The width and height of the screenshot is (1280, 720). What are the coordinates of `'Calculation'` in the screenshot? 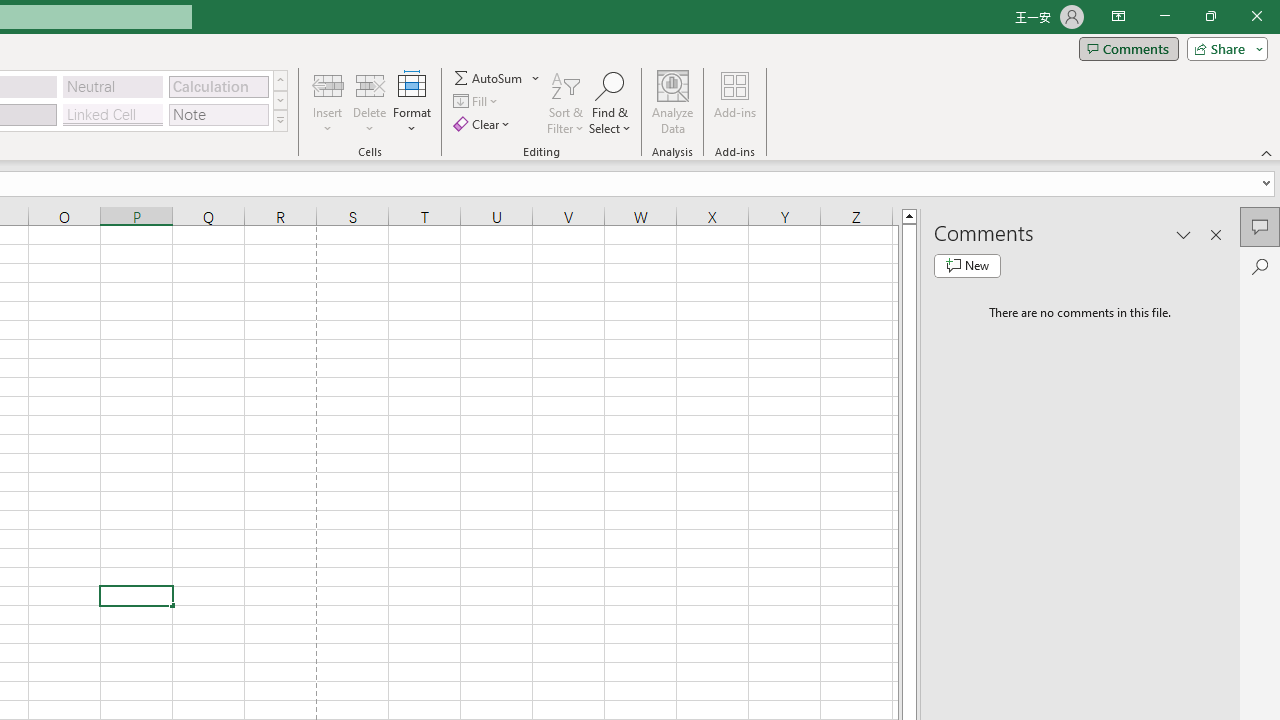 It's located at (218, 85).